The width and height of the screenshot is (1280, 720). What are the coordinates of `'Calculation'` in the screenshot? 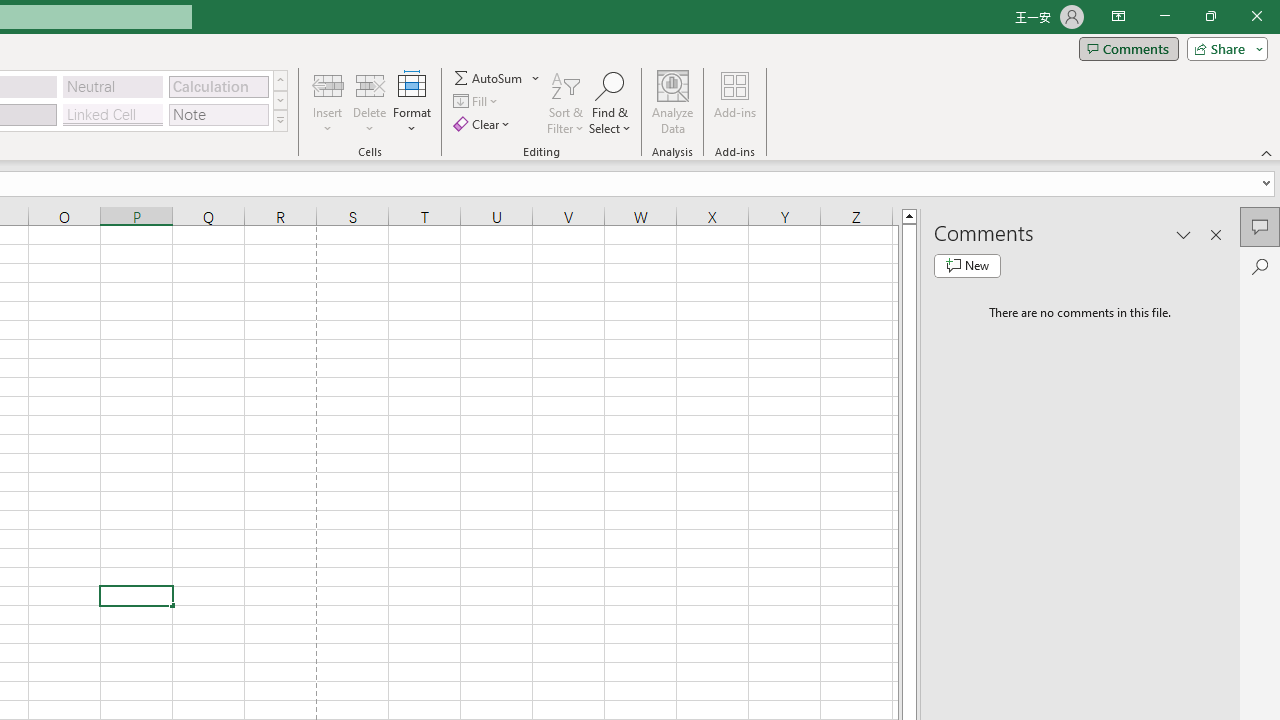 It's located at (218, 85).